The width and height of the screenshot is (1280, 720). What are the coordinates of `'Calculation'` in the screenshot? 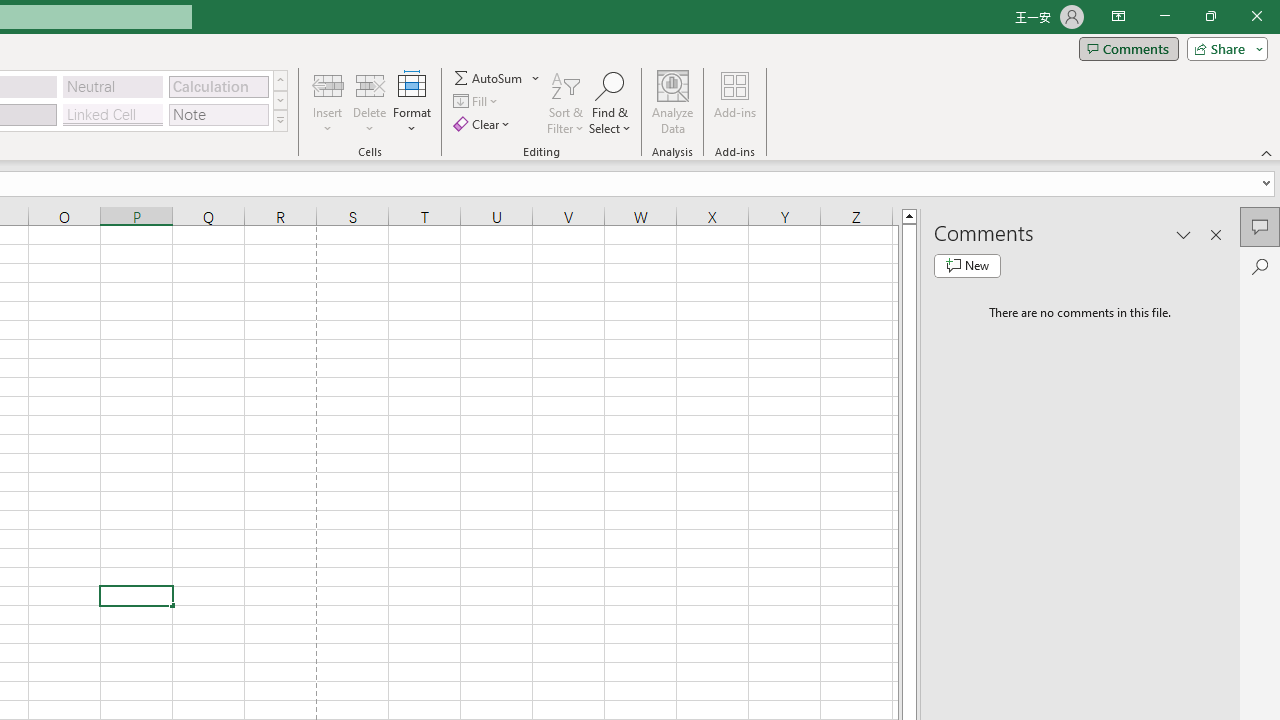 It's located at (218, 85).